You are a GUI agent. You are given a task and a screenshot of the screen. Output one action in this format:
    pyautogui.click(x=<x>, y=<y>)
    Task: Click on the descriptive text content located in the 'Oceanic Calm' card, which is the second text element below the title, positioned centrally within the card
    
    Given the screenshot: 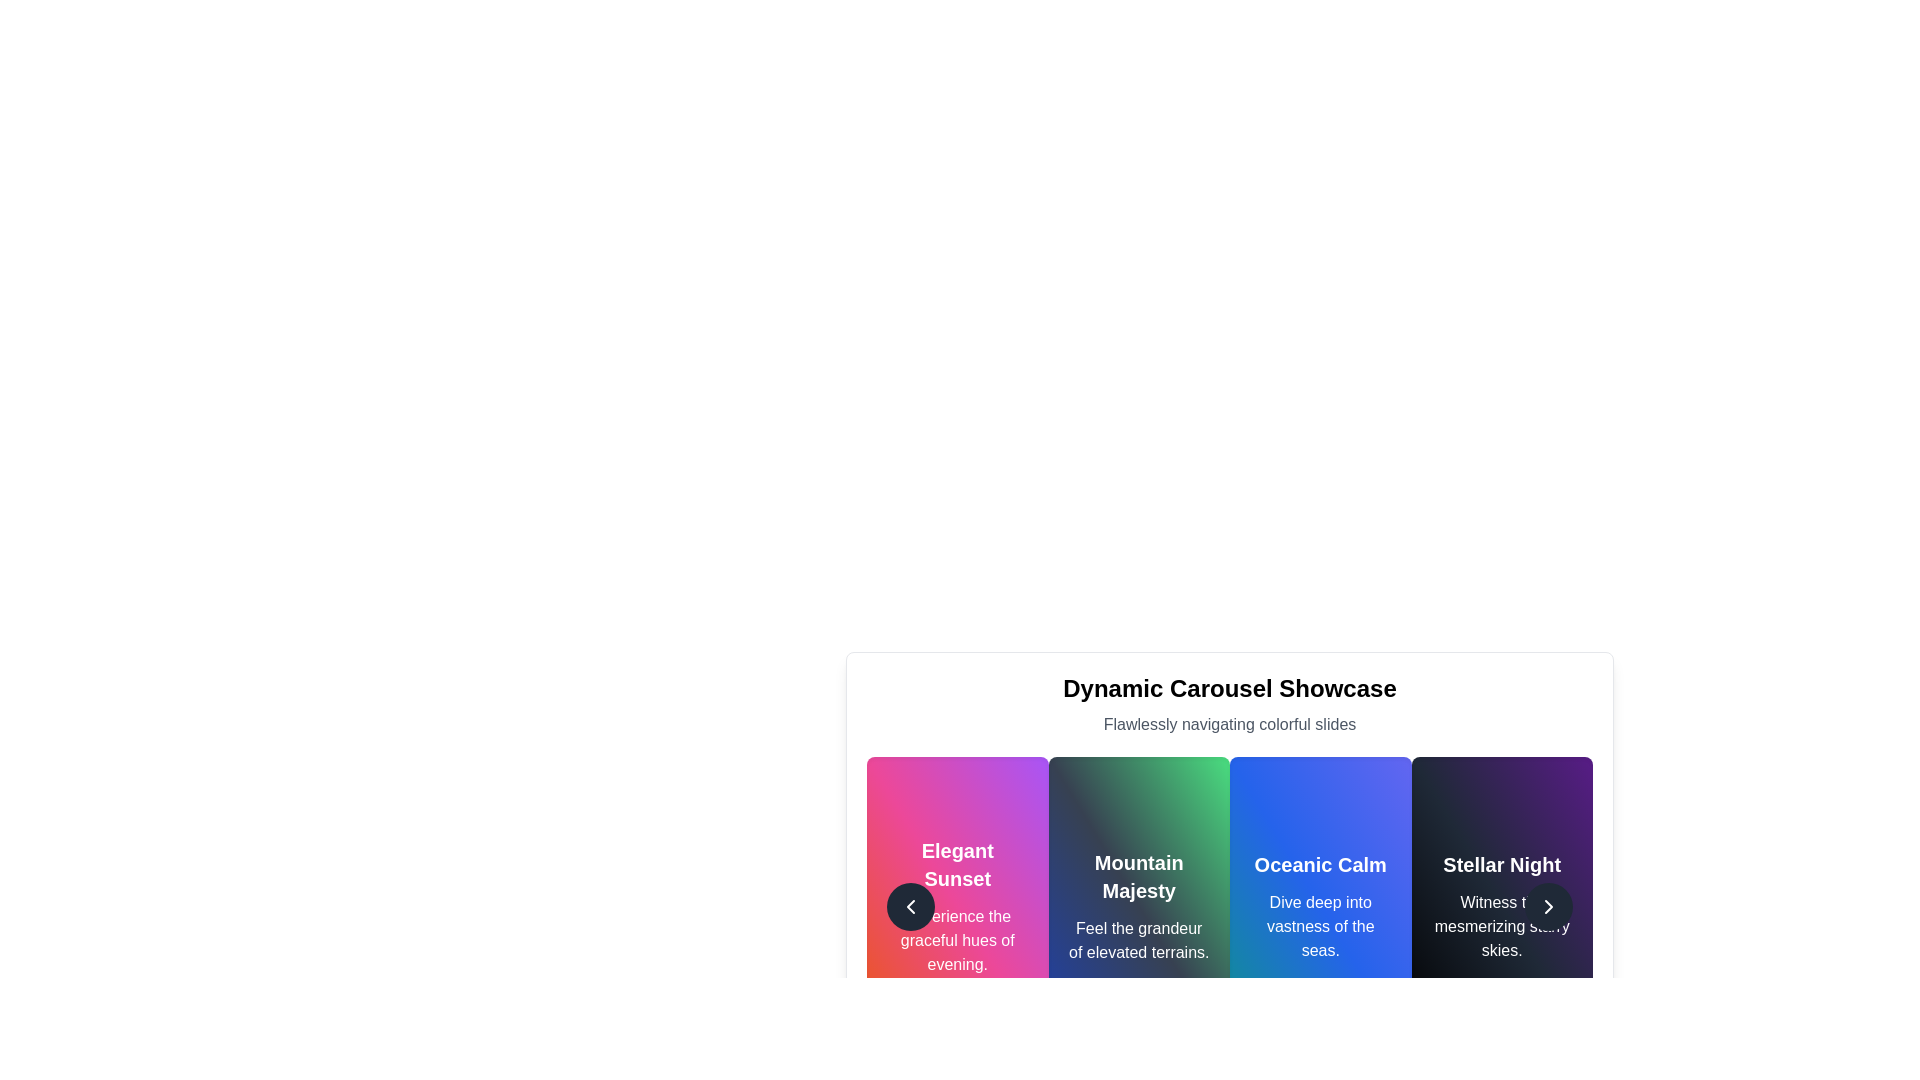 What is the action you would take?
    pyautogui.click(x=1320, y=926)
    